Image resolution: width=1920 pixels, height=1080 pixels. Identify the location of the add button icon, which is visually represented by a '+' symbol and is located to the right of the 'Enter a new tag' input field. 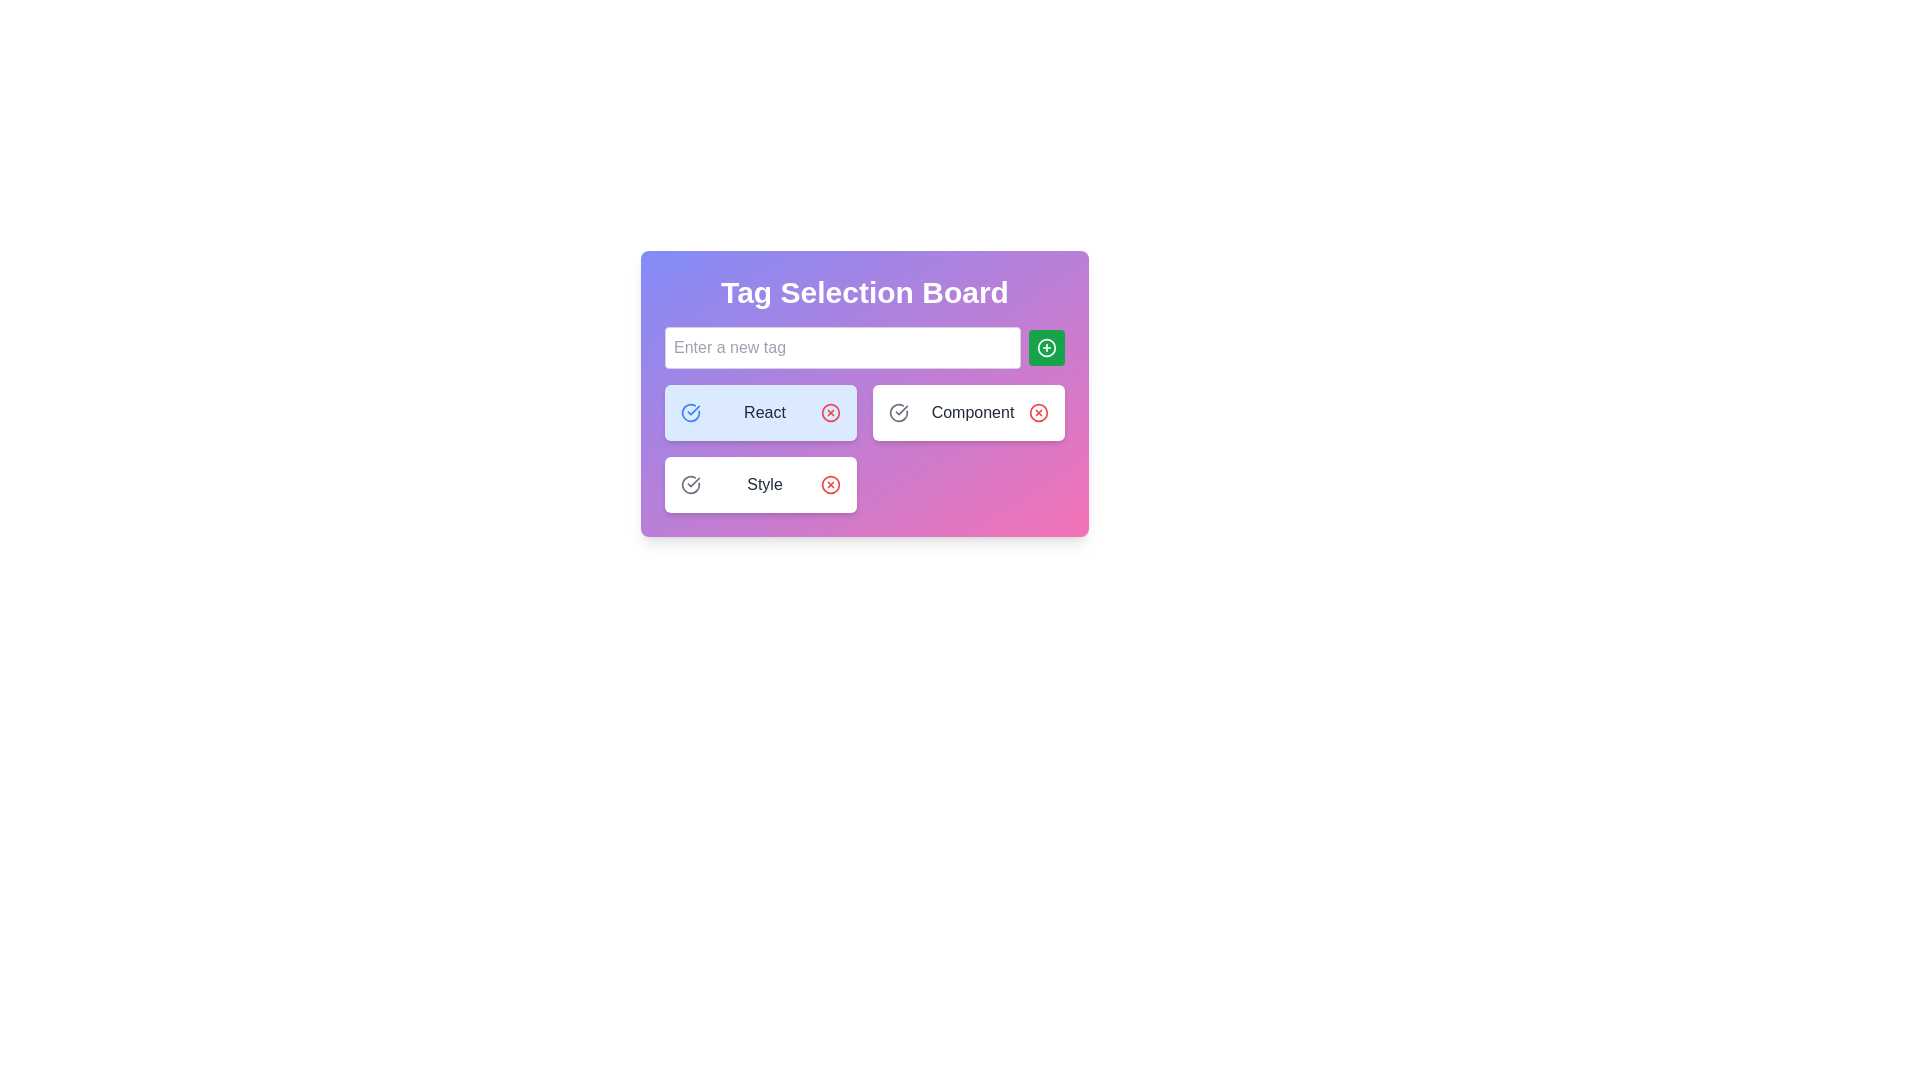
(1045, 346).